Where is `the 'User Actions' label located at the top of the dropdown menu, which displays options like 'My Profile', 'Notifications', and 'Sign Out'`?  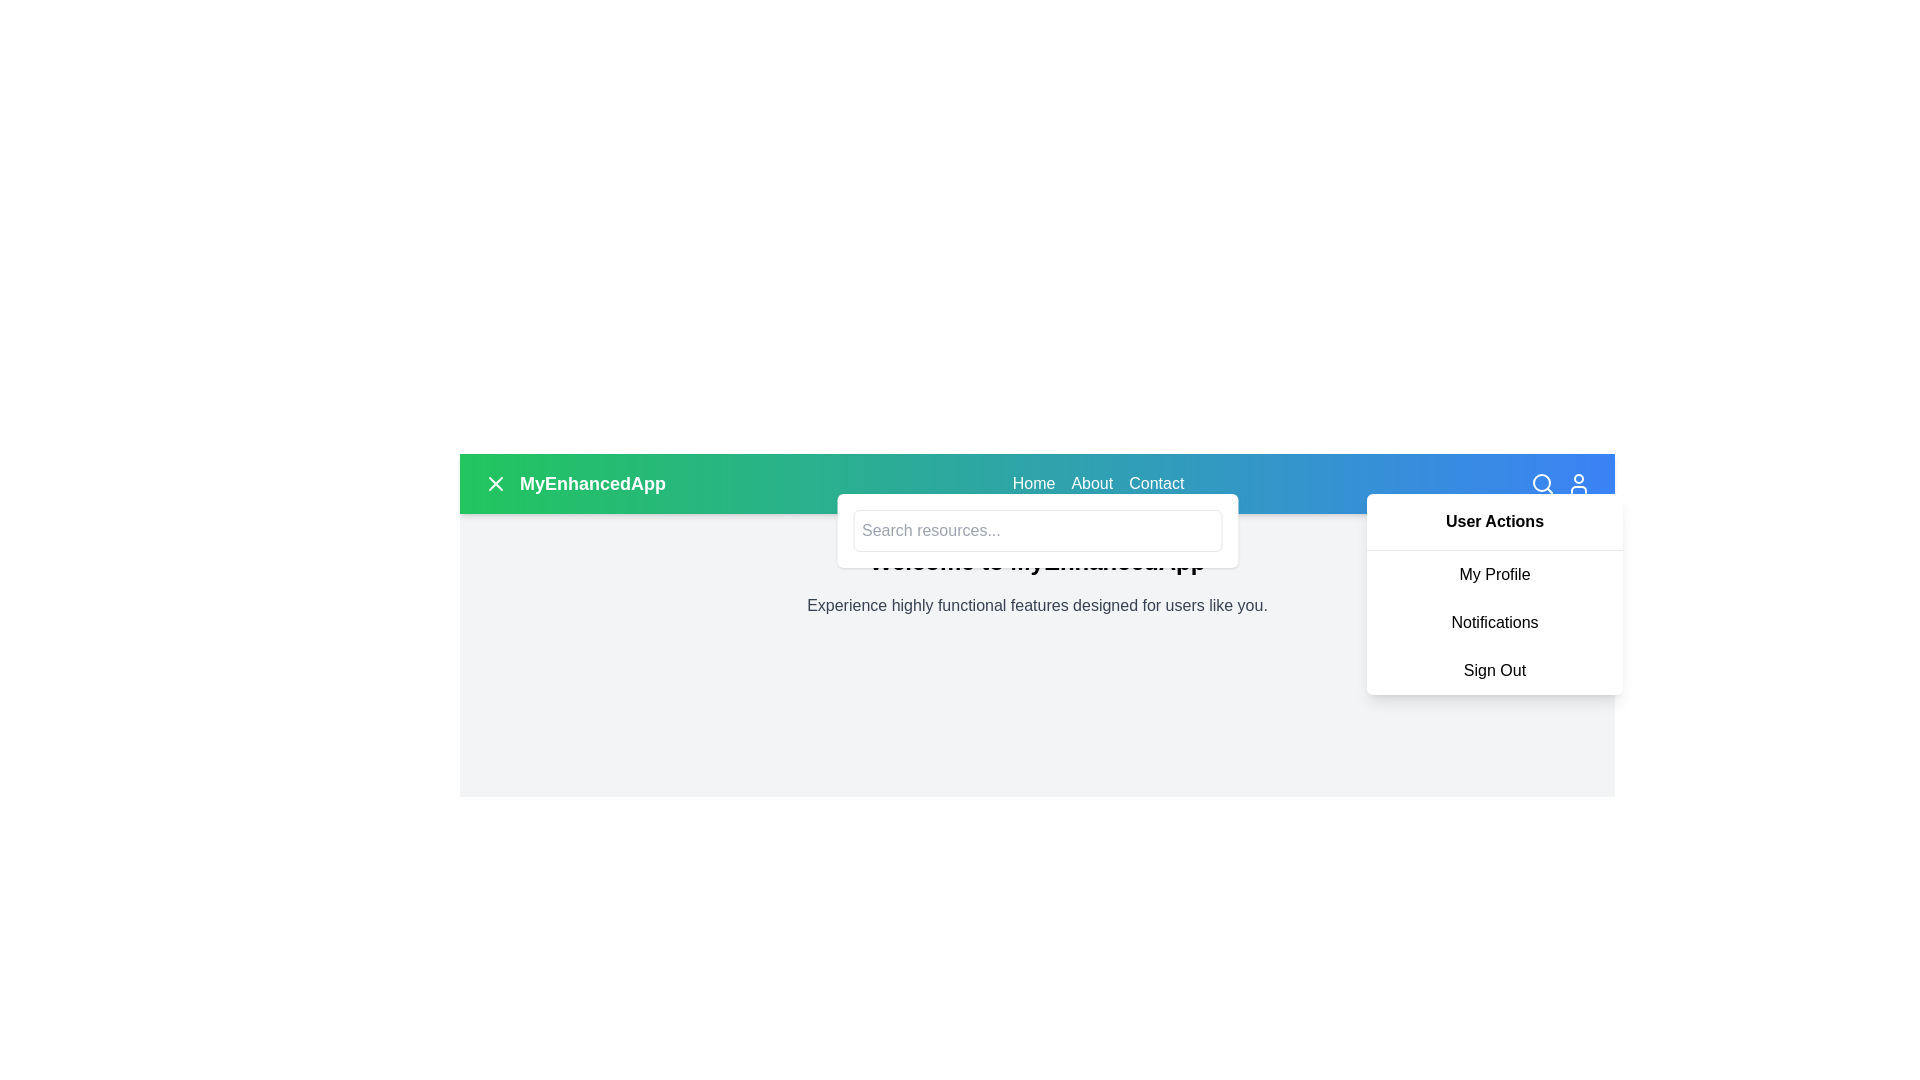
the 'User Actions' label located at the top of the dropdown menu, which displays options like 'My Profile', 'Notifications', and 'Sign Out' is located at coordinates (1494, 521).